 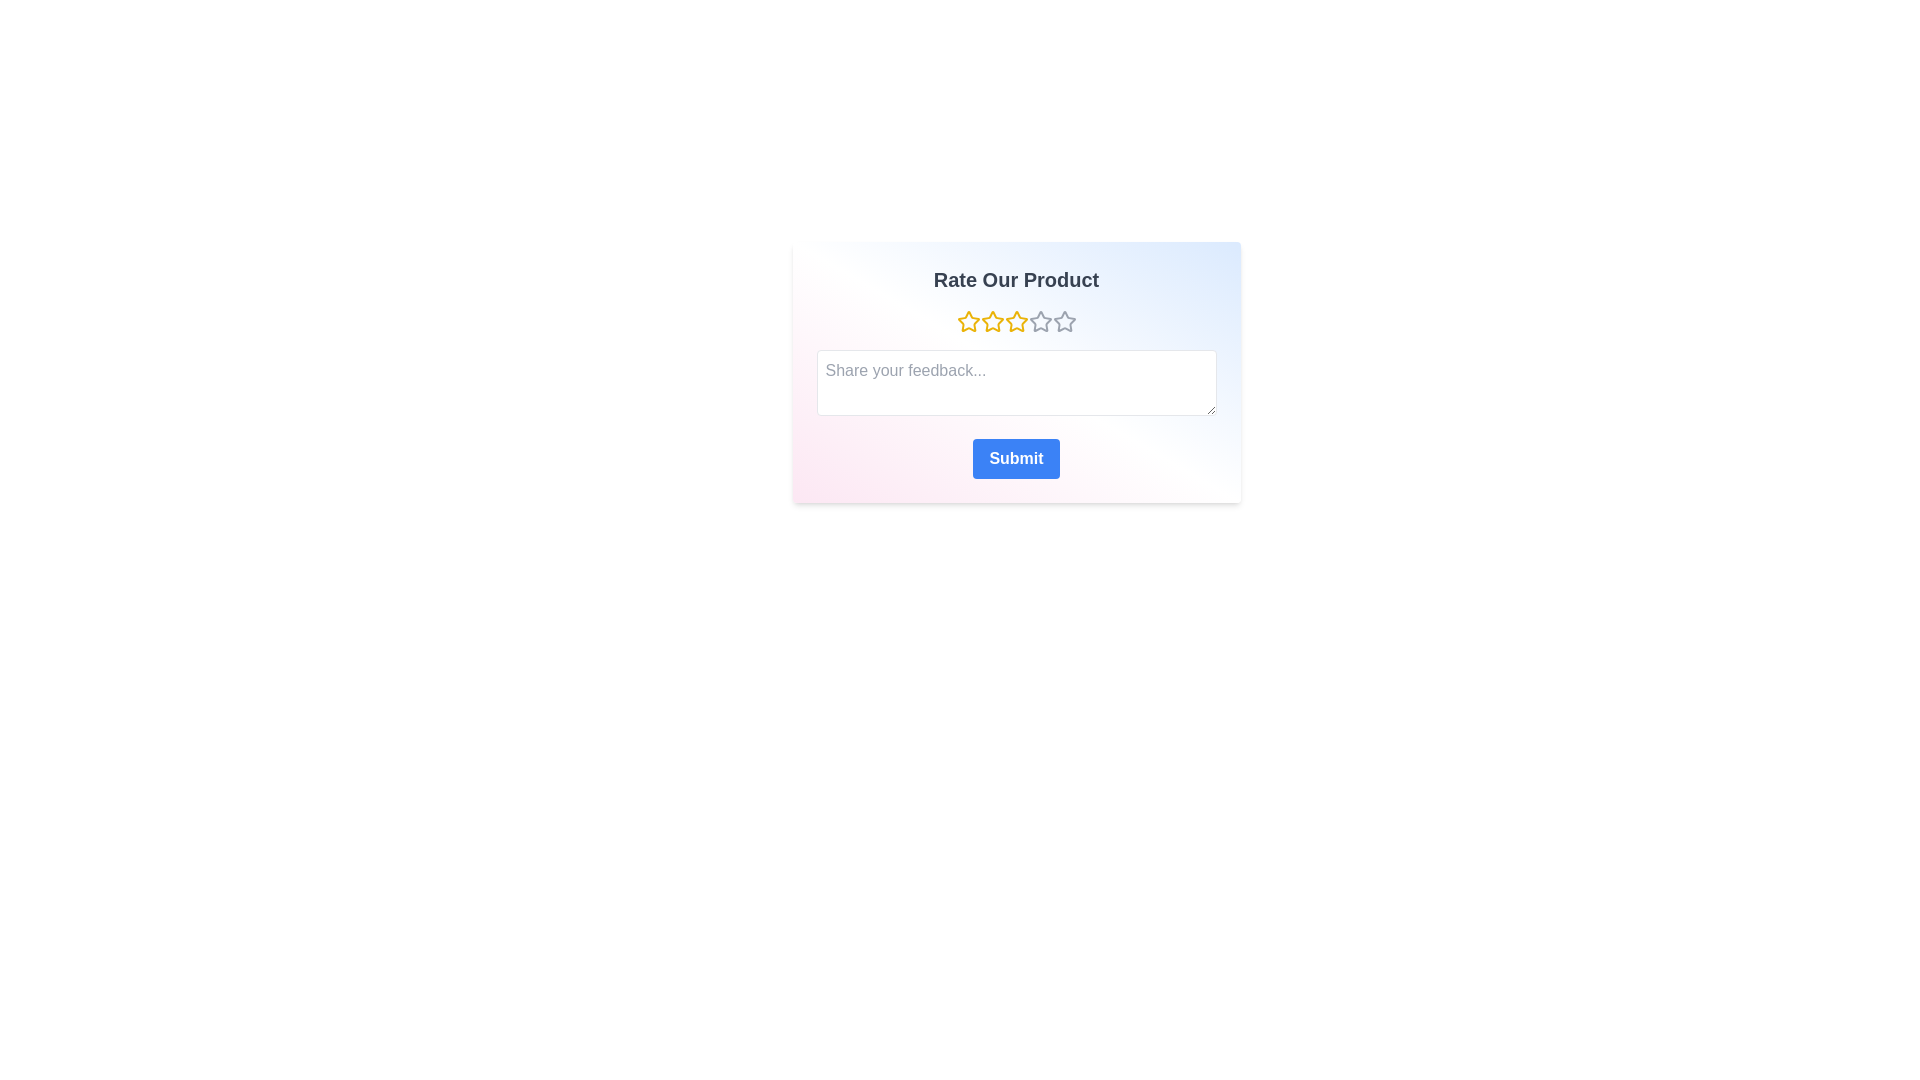 I want to click on the star corresponding to 1 to preview the rating, so click(x=968, y=320).